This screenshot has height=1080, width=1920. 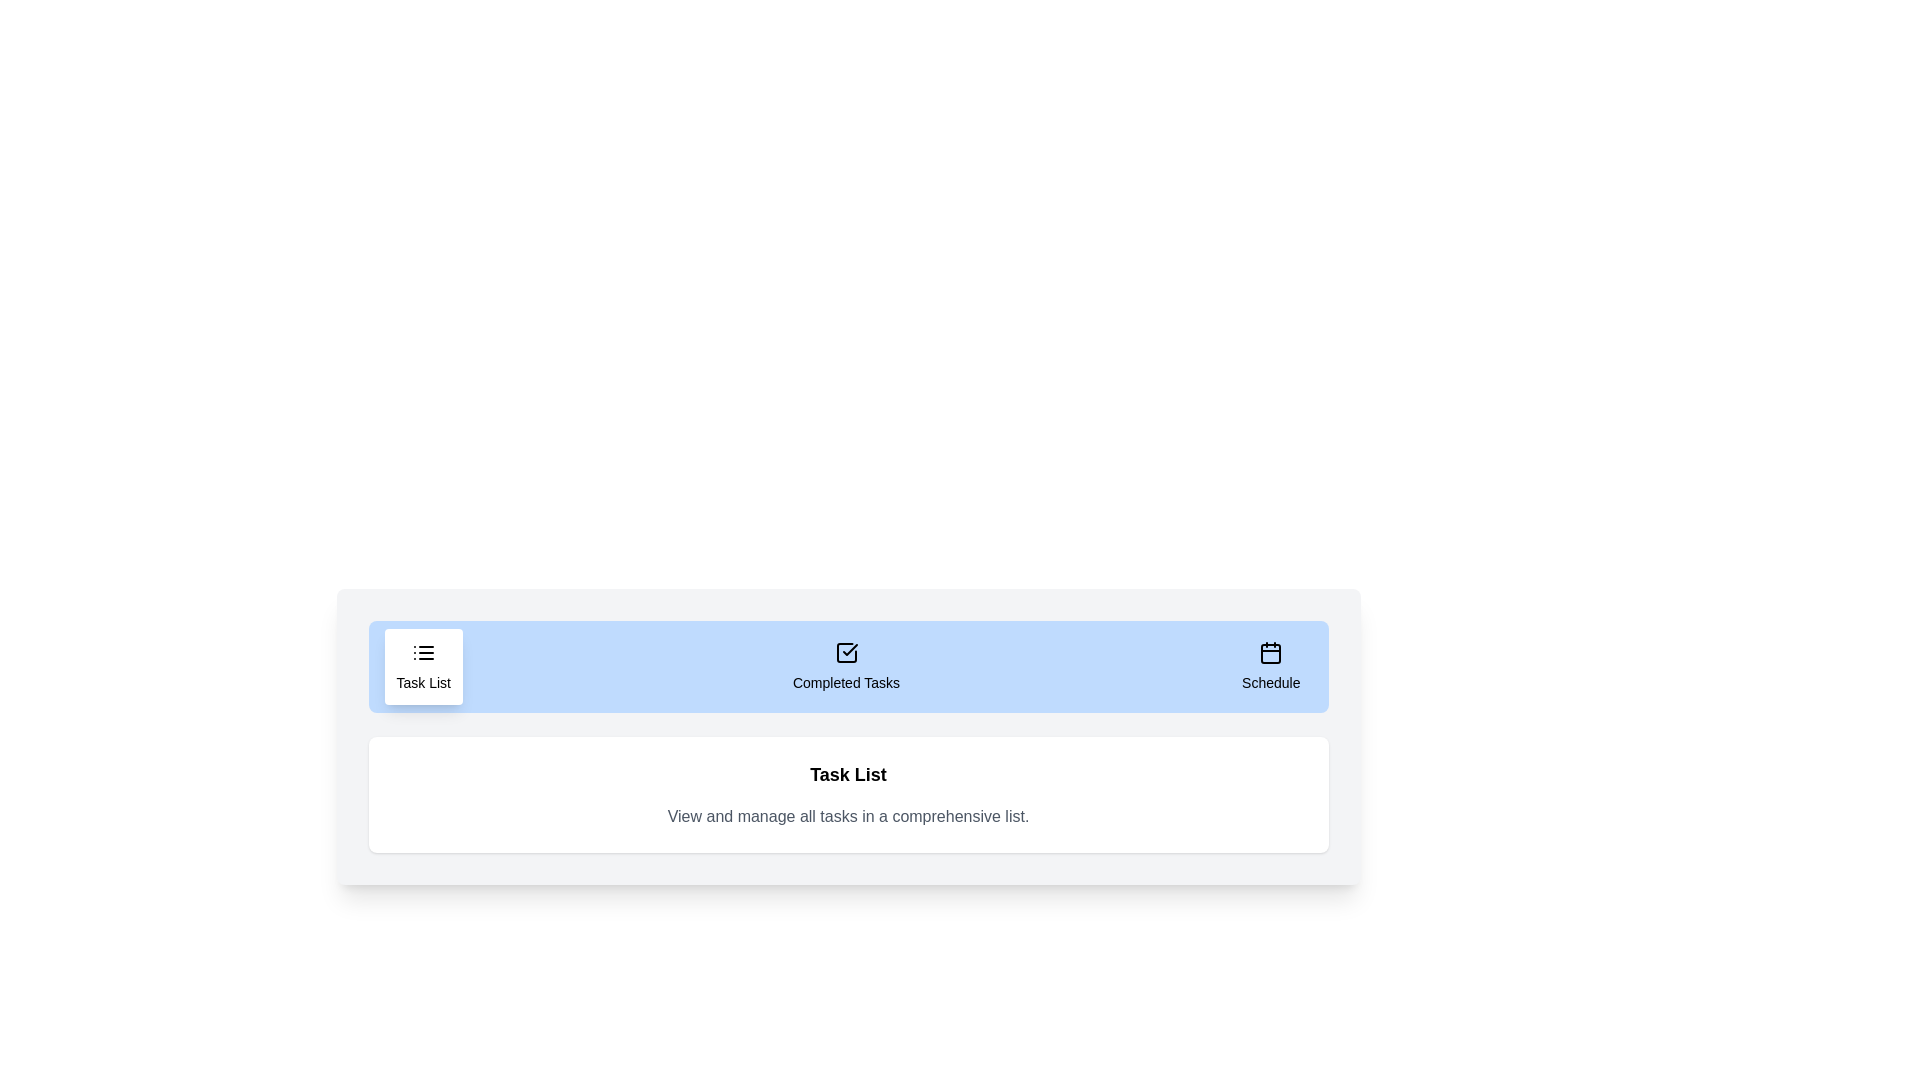 I want to click on the 'Schedule' tab to switch to the schedule view, so click(x=1270, y=667).